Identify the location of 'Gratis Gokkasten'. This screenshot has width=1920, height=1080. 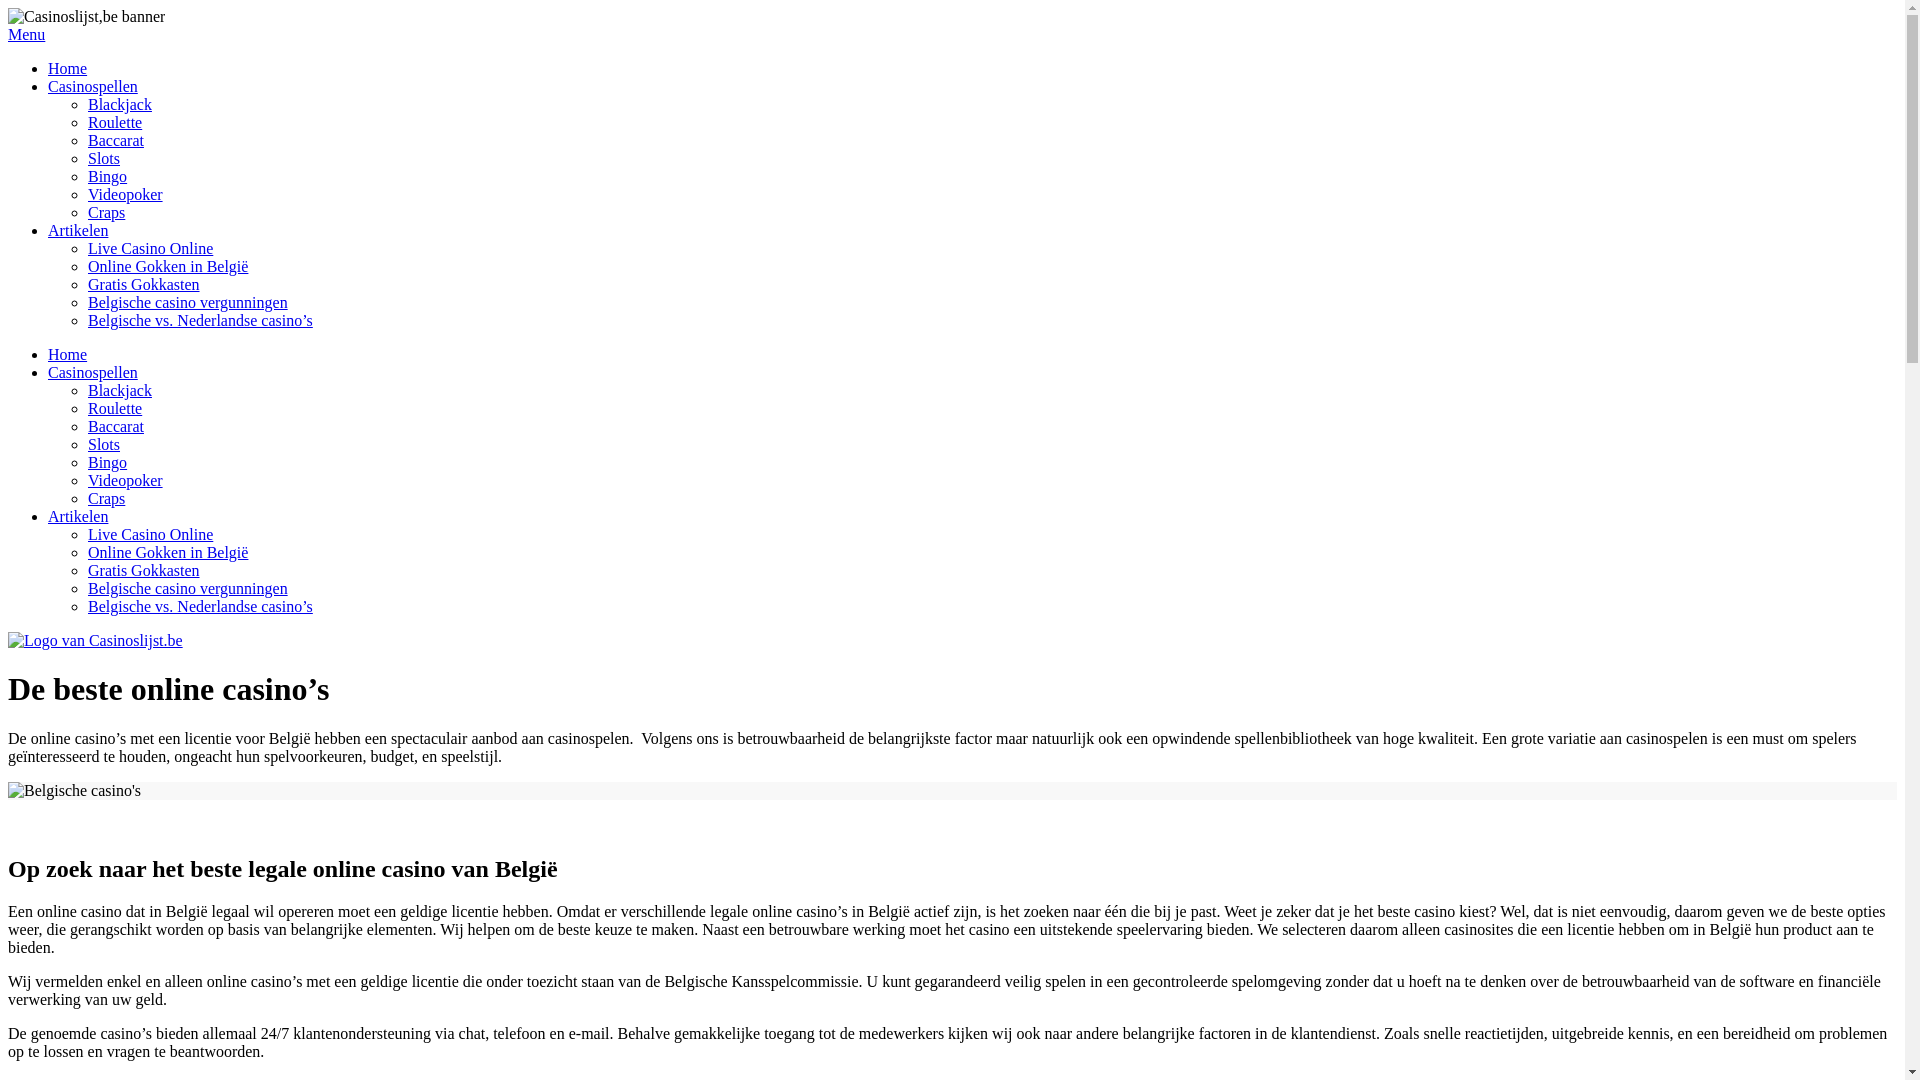
(143, 570).